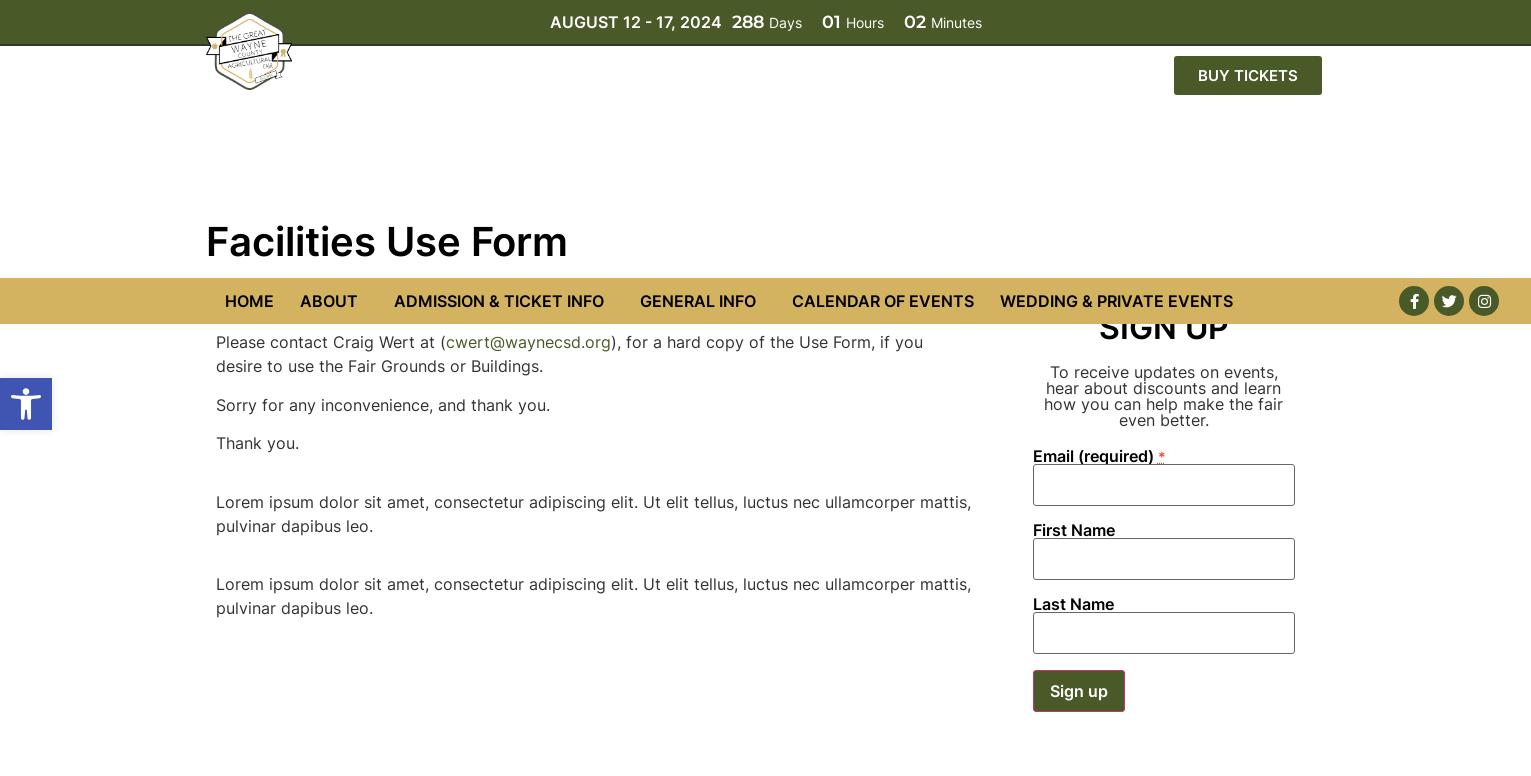 The image size is (1531, 776). Describe the element at coordinates (444, 63) in the screenshot. I see `'cwert@waynecsd.org'` at that location.